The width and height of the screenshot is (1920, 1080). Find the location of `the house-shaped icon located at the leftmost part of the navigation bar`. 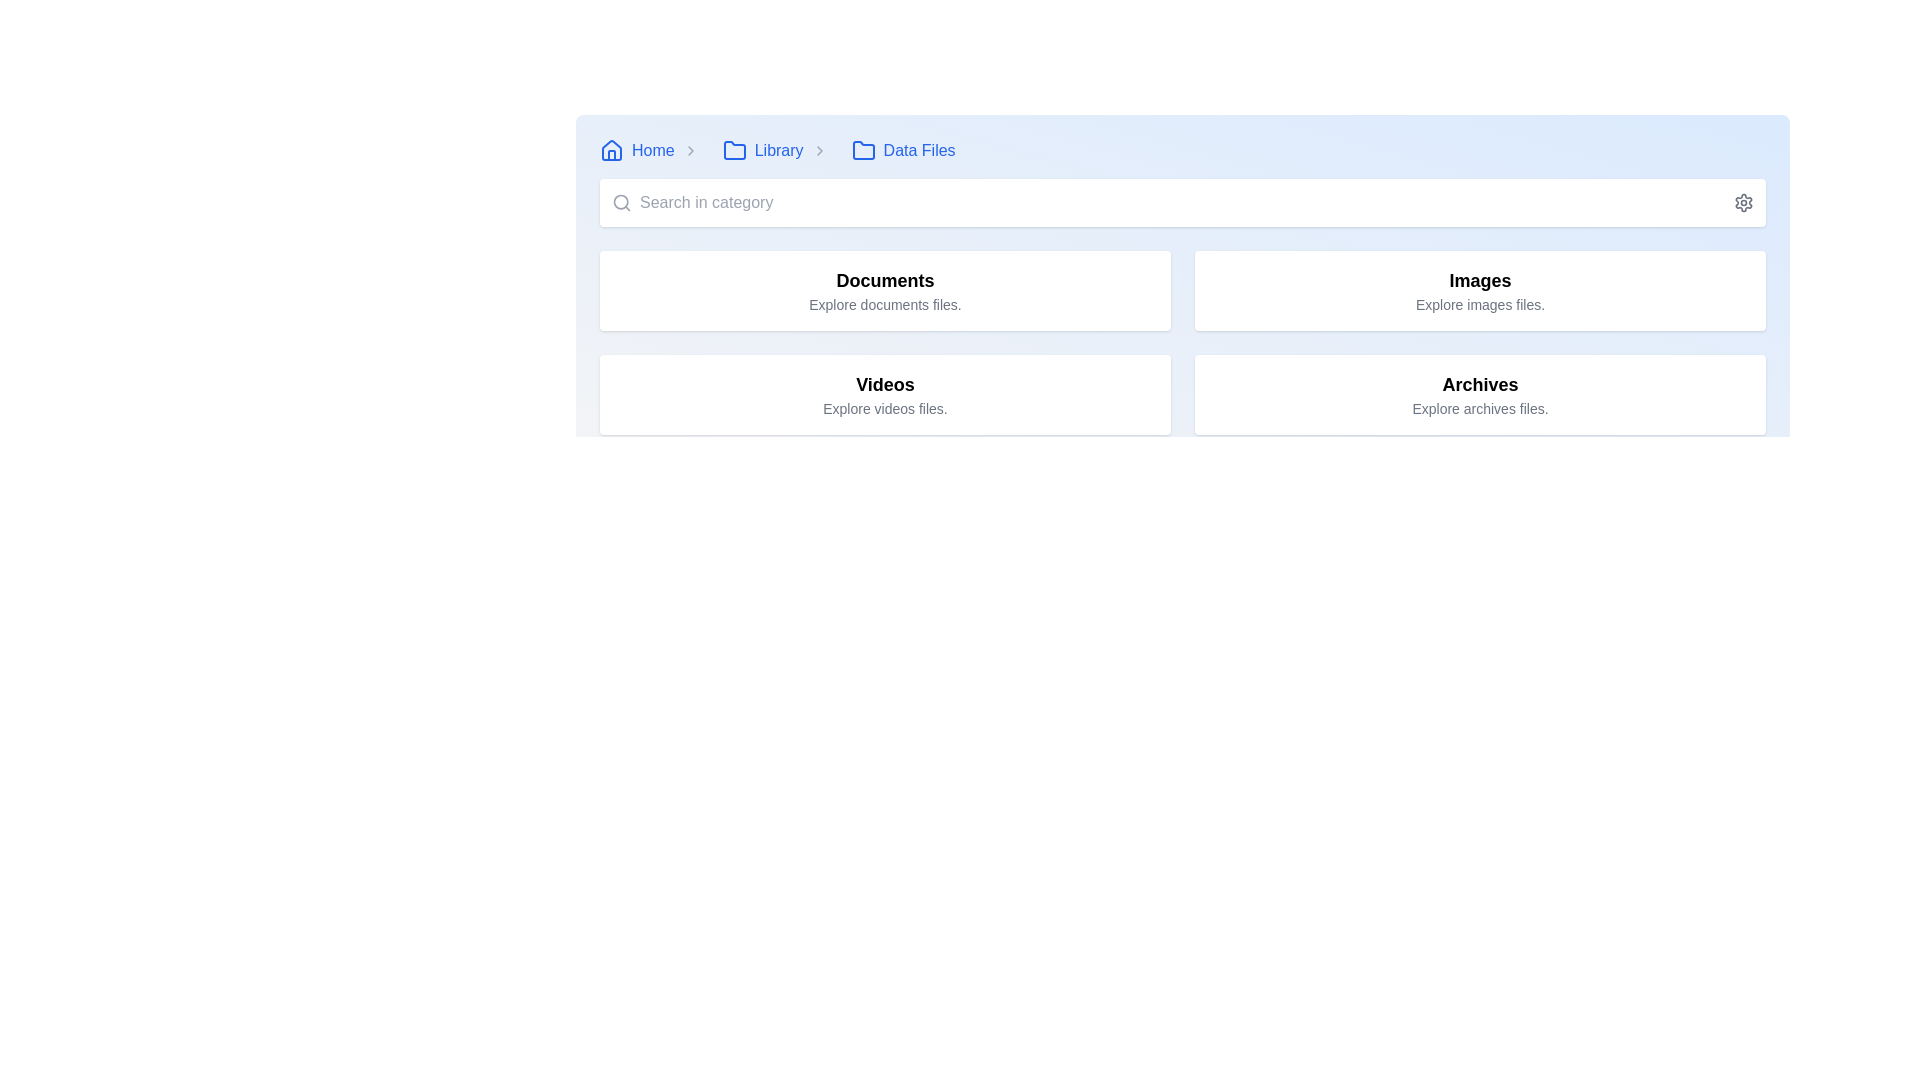

the house-shaped icon located at the leftmost part of the navigation bar is located at coordinates (610, 149).